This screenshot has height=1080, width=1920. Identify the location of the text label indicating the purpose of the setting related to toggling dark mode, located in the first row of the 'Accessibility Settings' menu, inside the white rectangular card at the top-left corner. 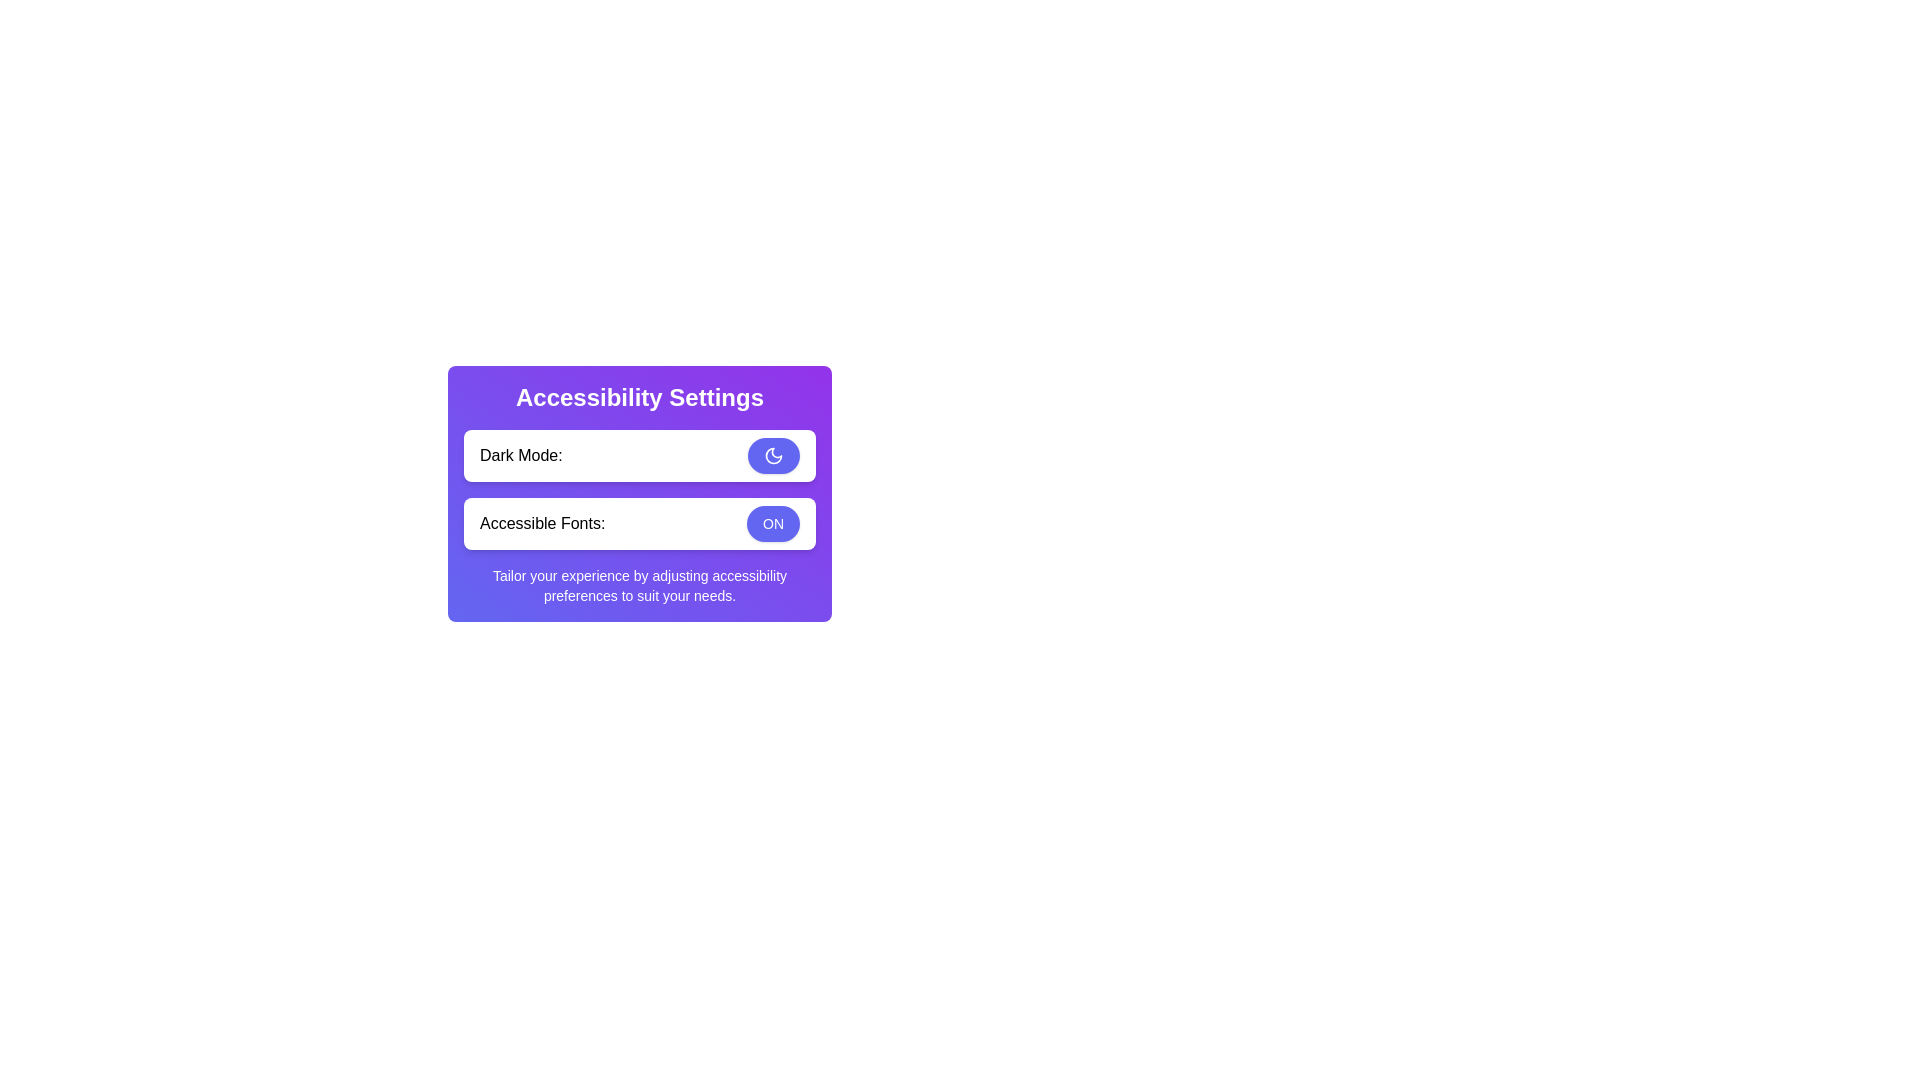
(521, 455).